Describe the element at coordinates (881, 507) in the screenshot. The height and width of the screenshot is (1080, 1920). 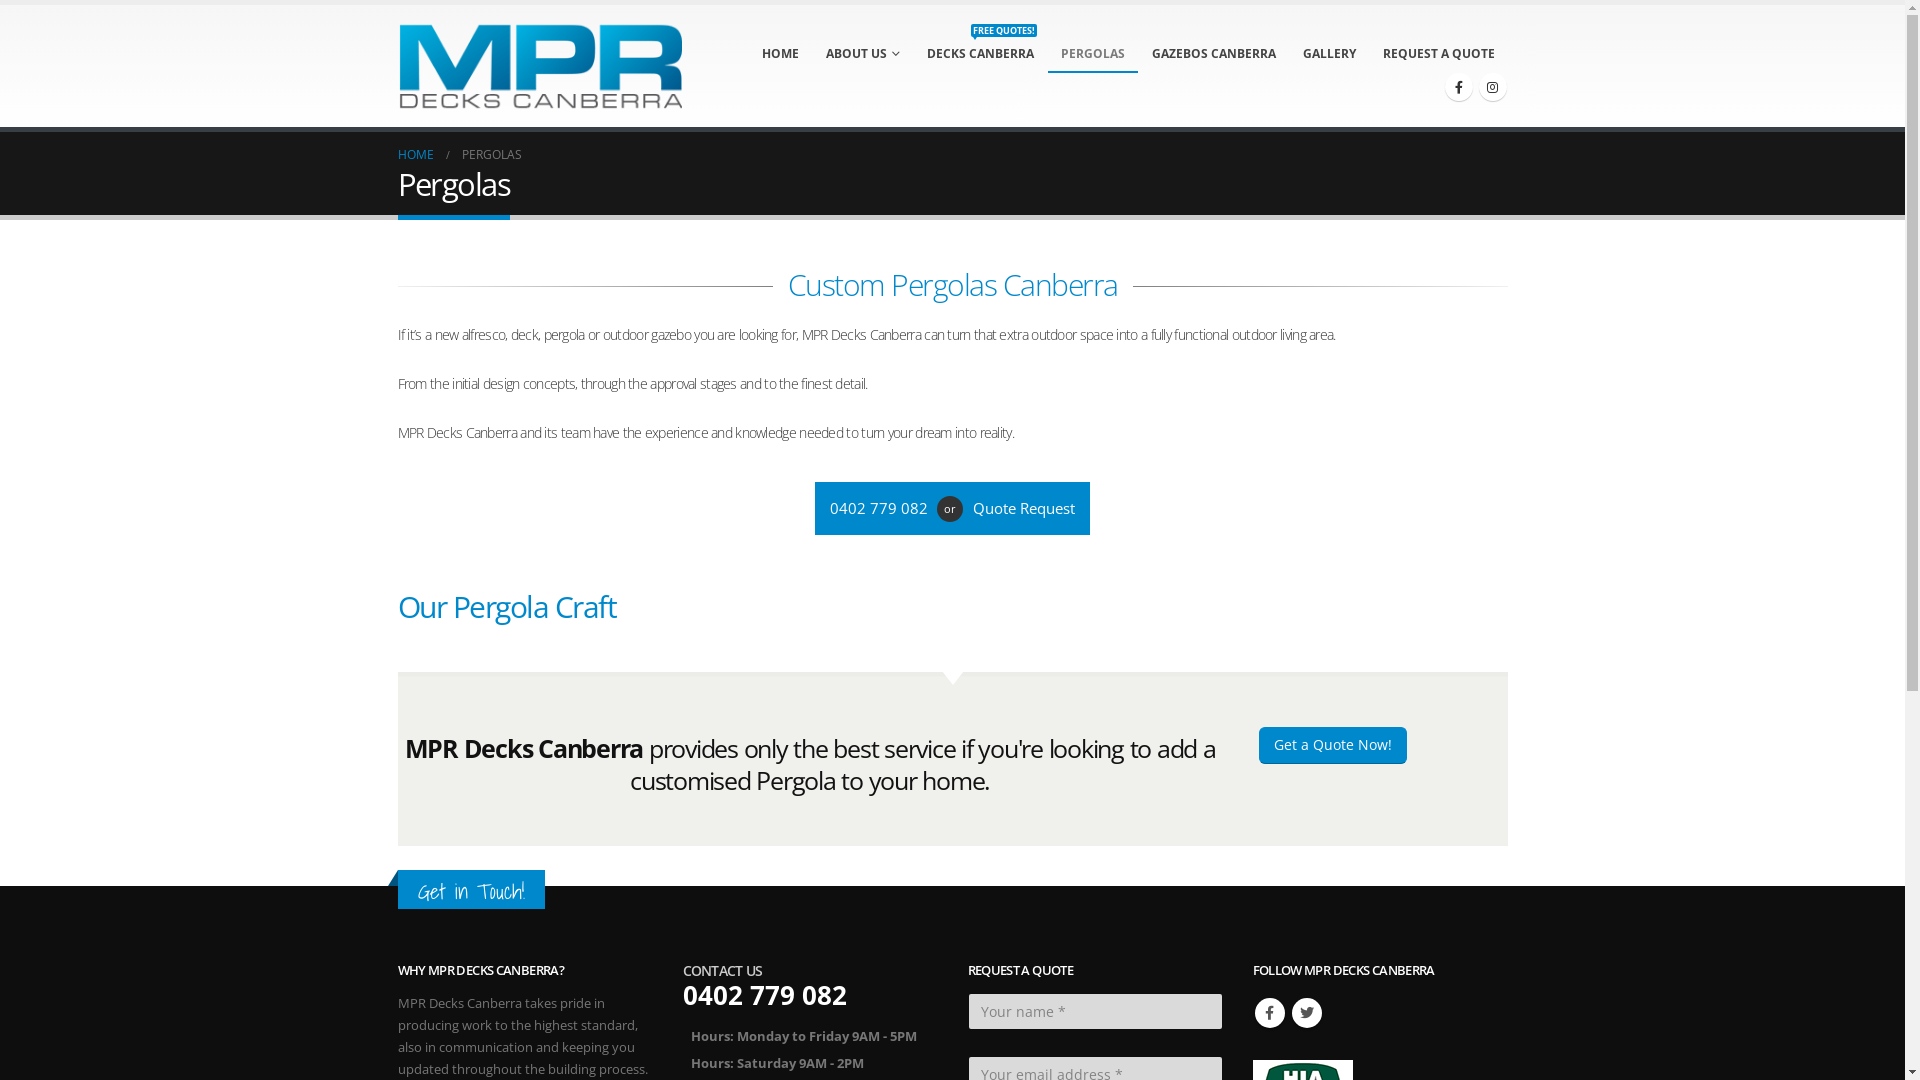
I see `'0402 779 082'` at that location.